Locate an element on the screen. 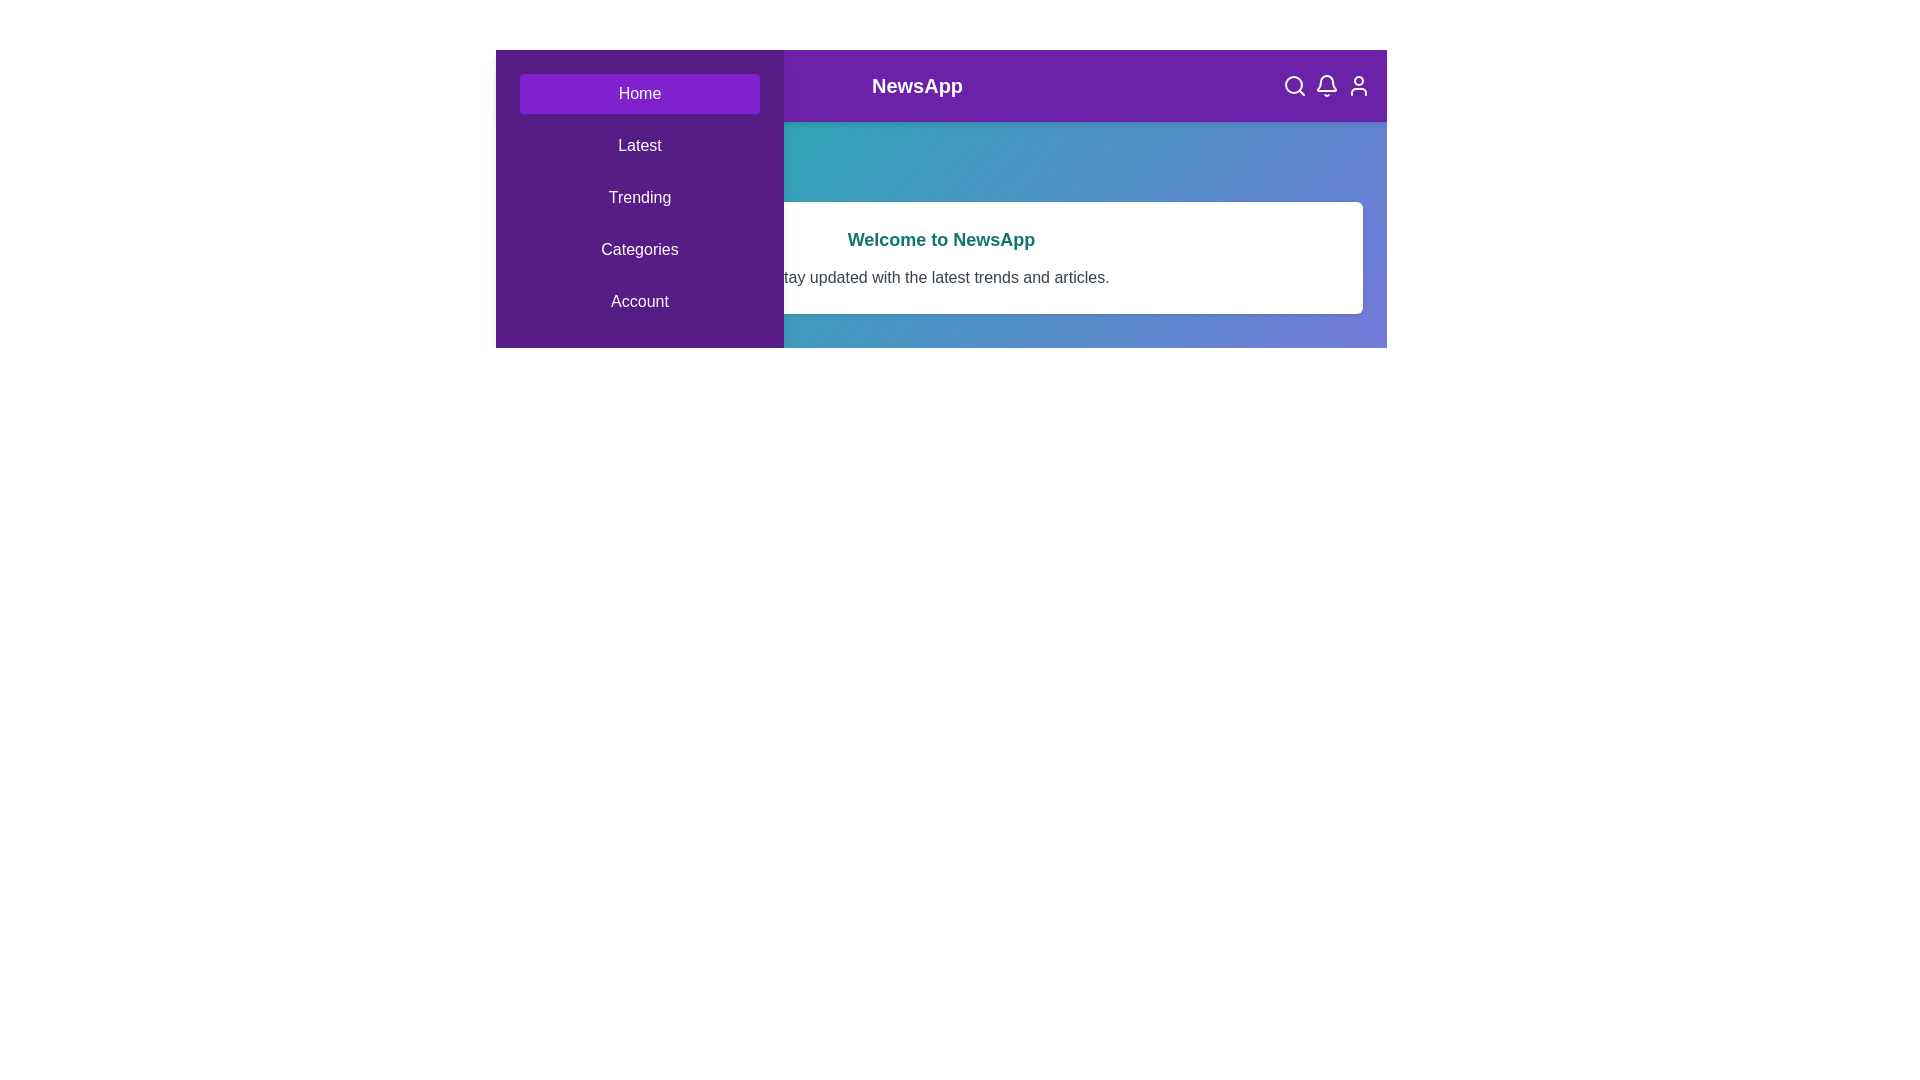  the notifications icon to toggle the notification state is located at coordinates (1326, 84).